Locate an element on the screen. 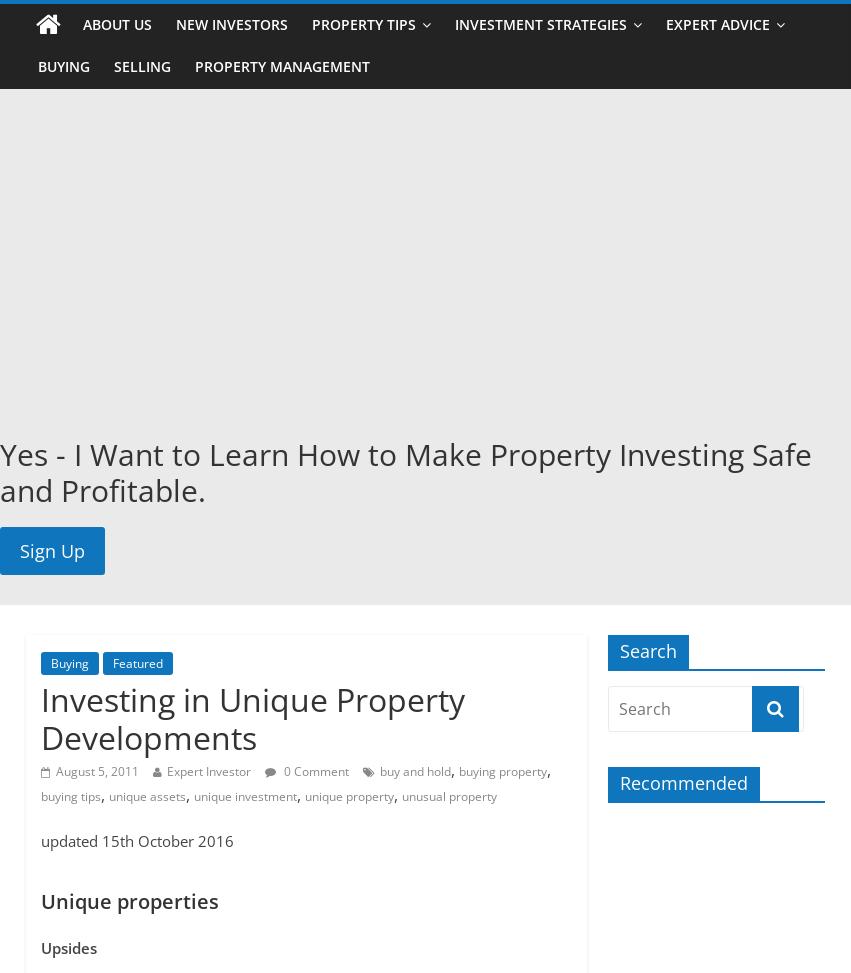  '0 Comment' is located at coordinates (313, 769).